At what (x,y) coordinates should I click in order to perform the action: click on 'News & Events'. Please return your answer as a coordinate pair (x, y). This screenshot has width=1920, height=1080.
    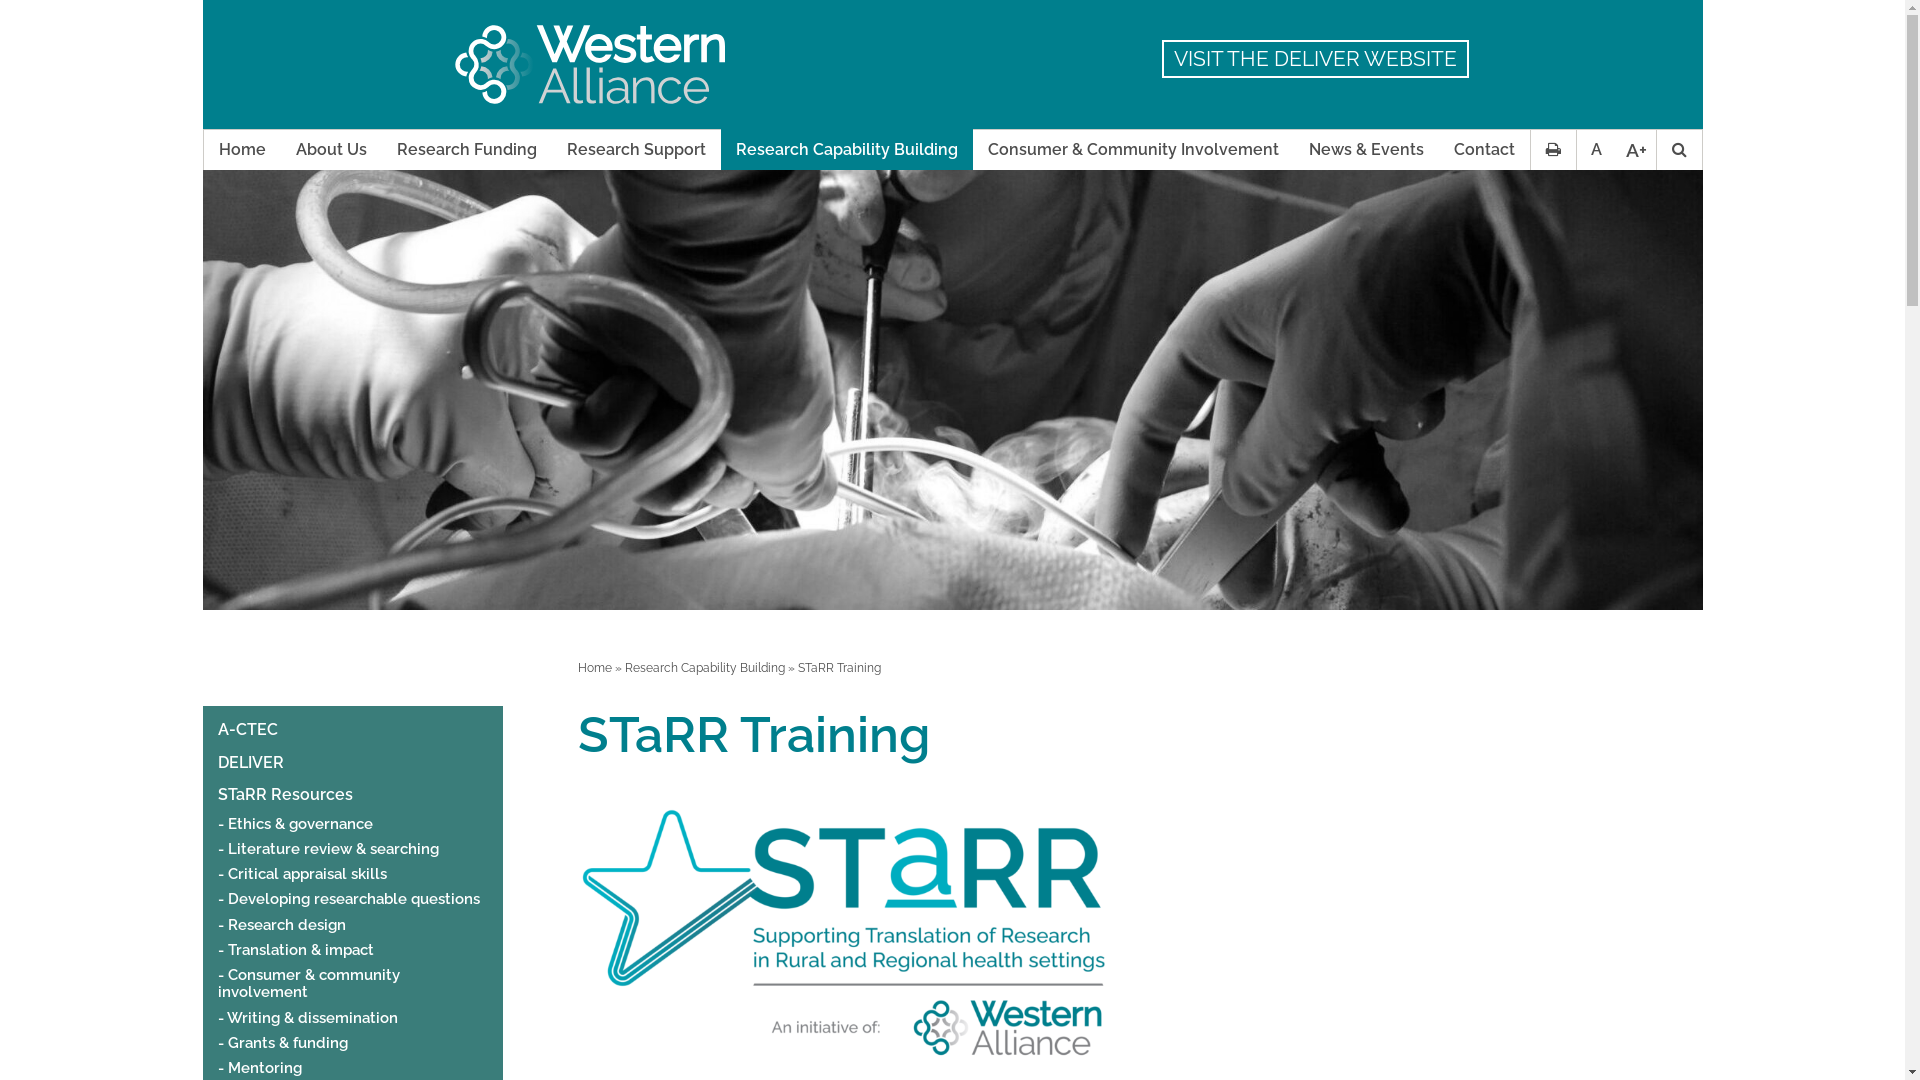
    Looking at the image, I should click on (1365, 149).